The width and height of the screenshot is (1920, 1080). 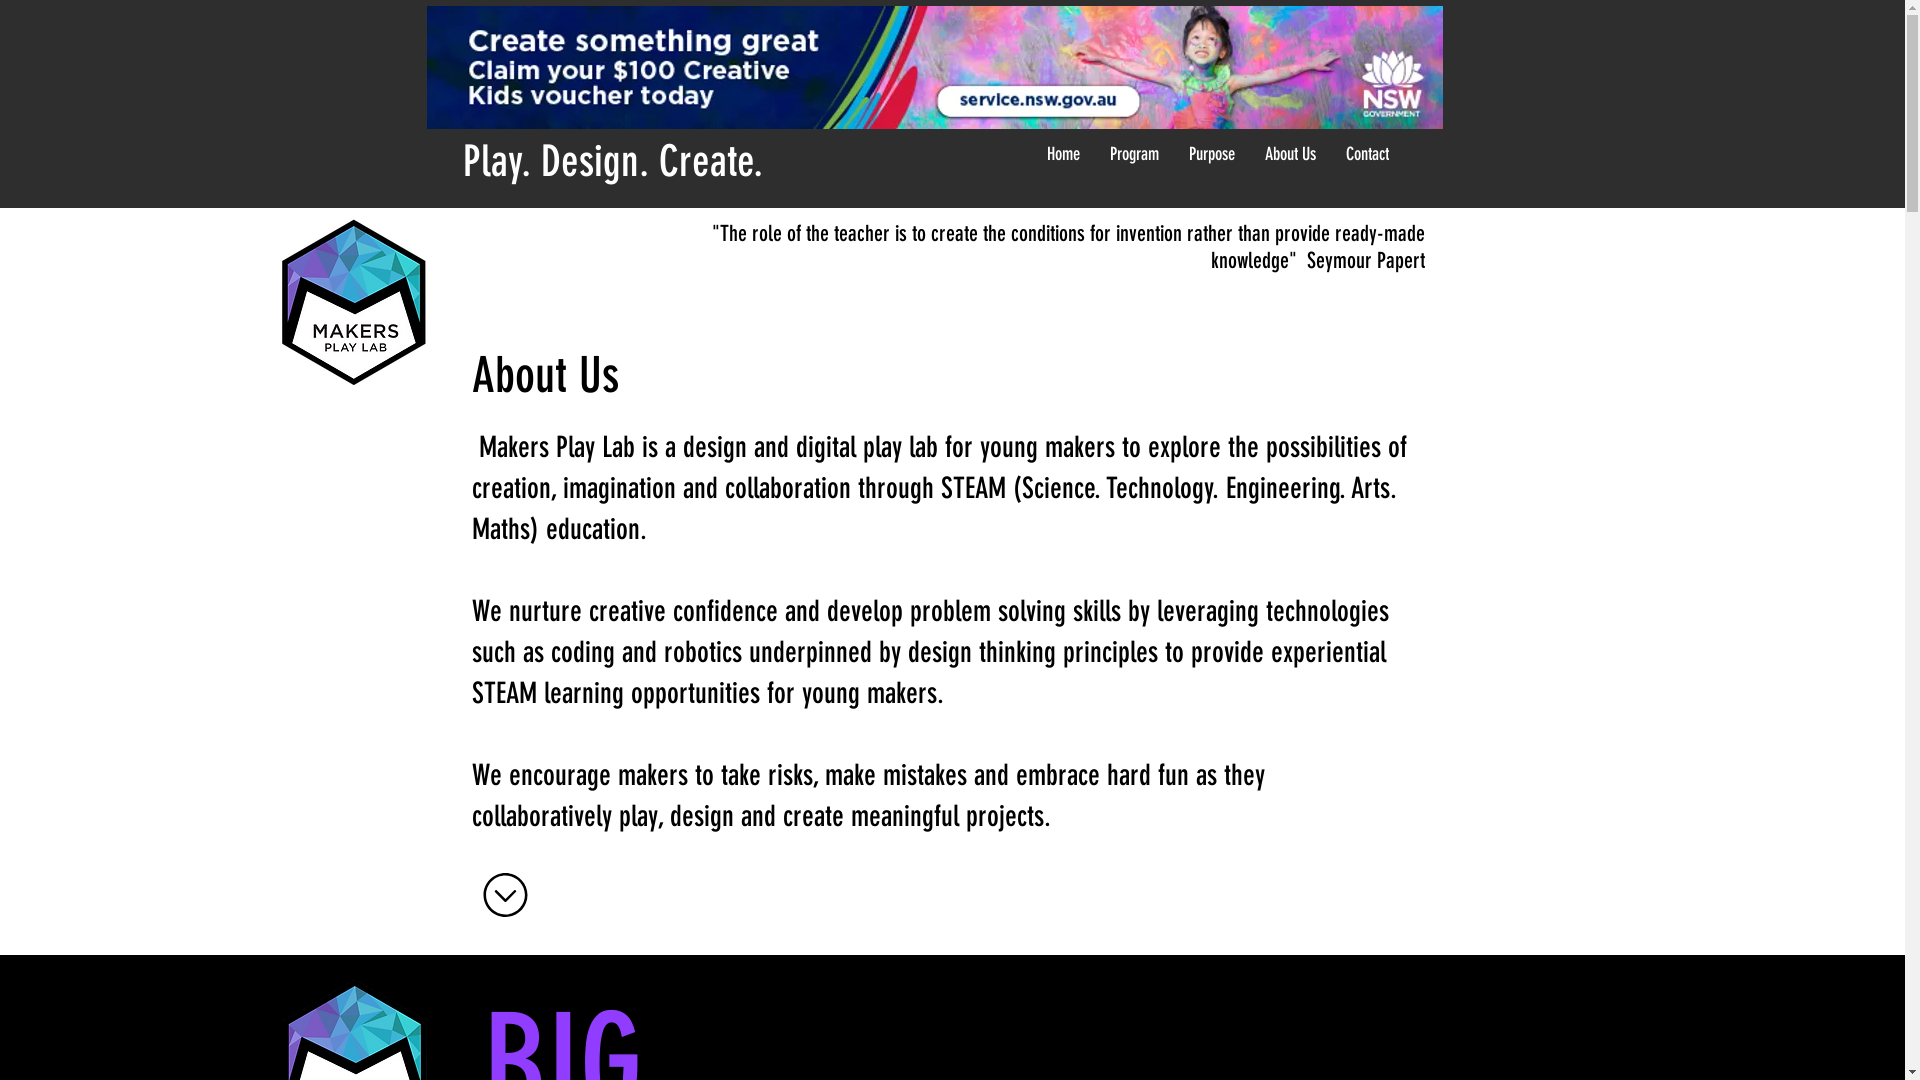 What do you see at coordinates (1032, 153) in the screenshot?
I see `'Home'` at bounding box center [1032, 153].